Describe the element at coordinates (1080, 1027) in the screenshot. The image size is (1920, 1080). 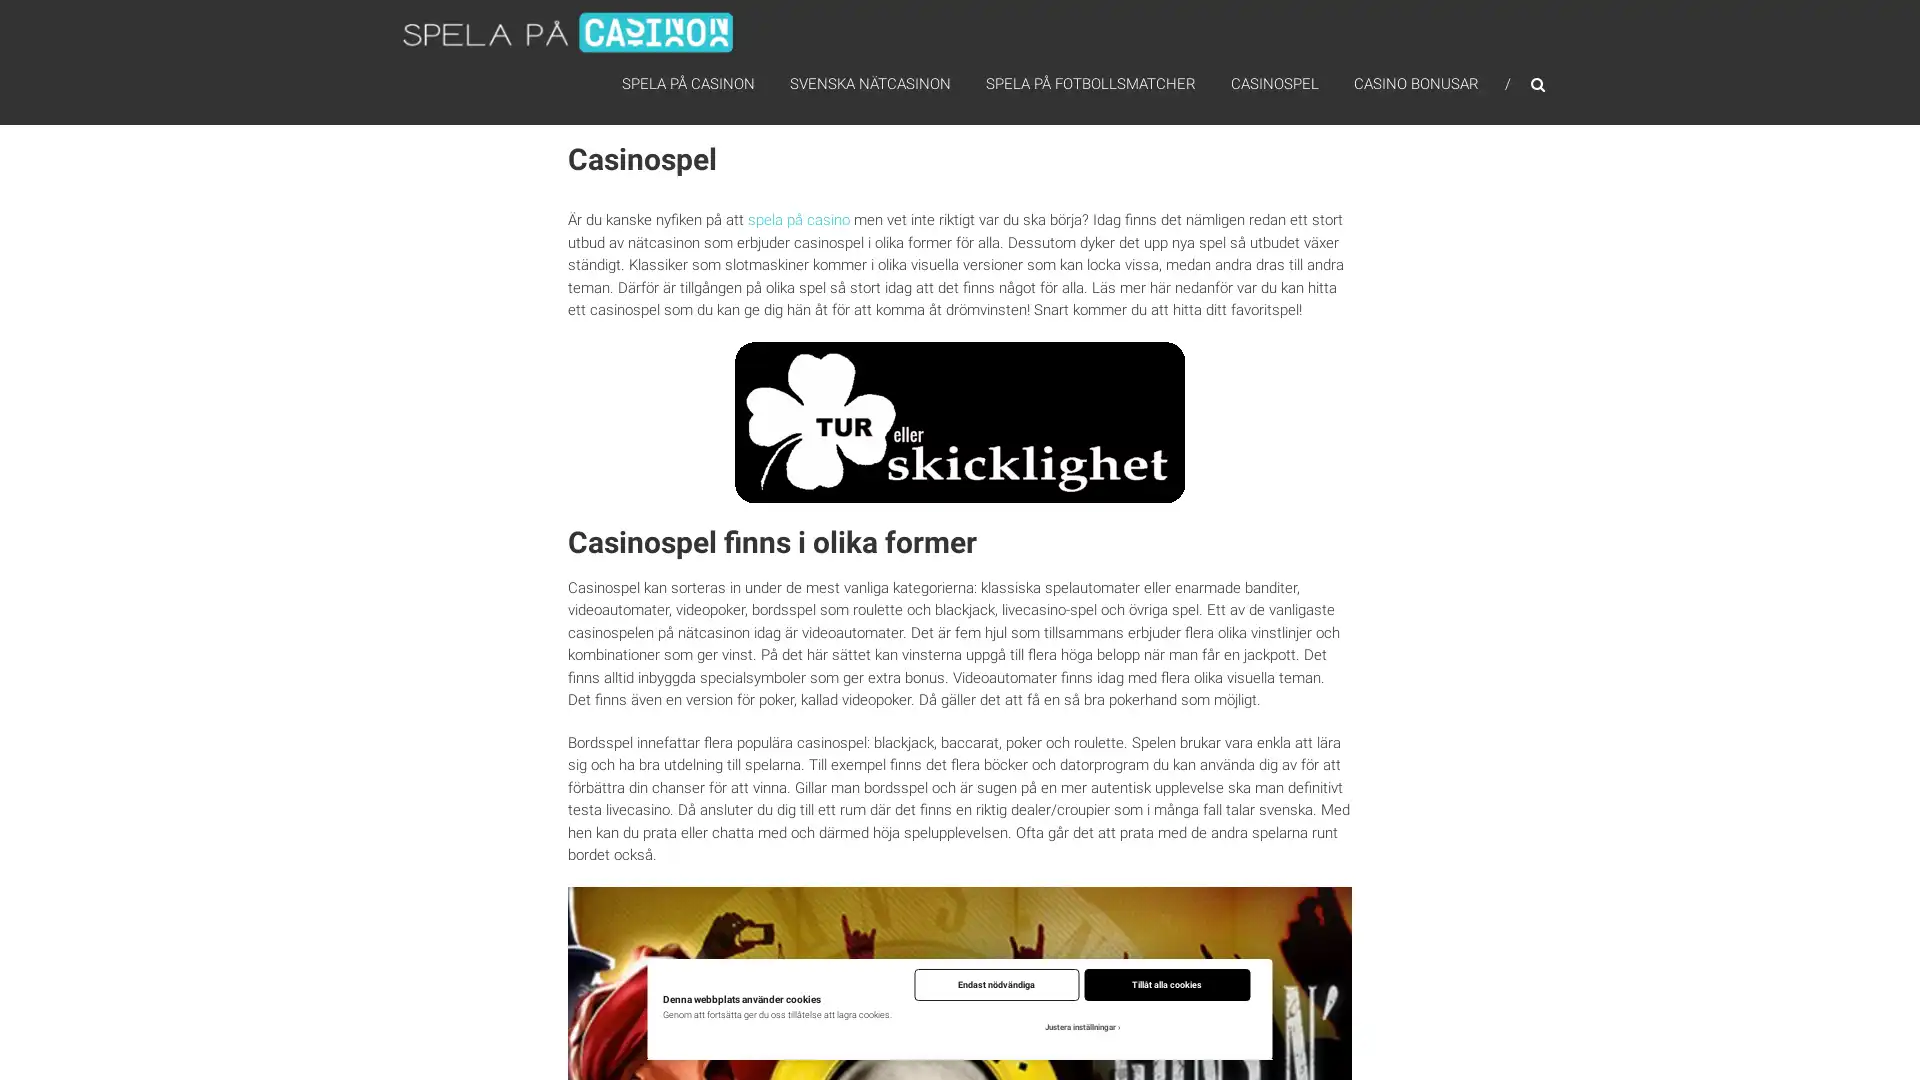
I see `Justera installningar` at that location.